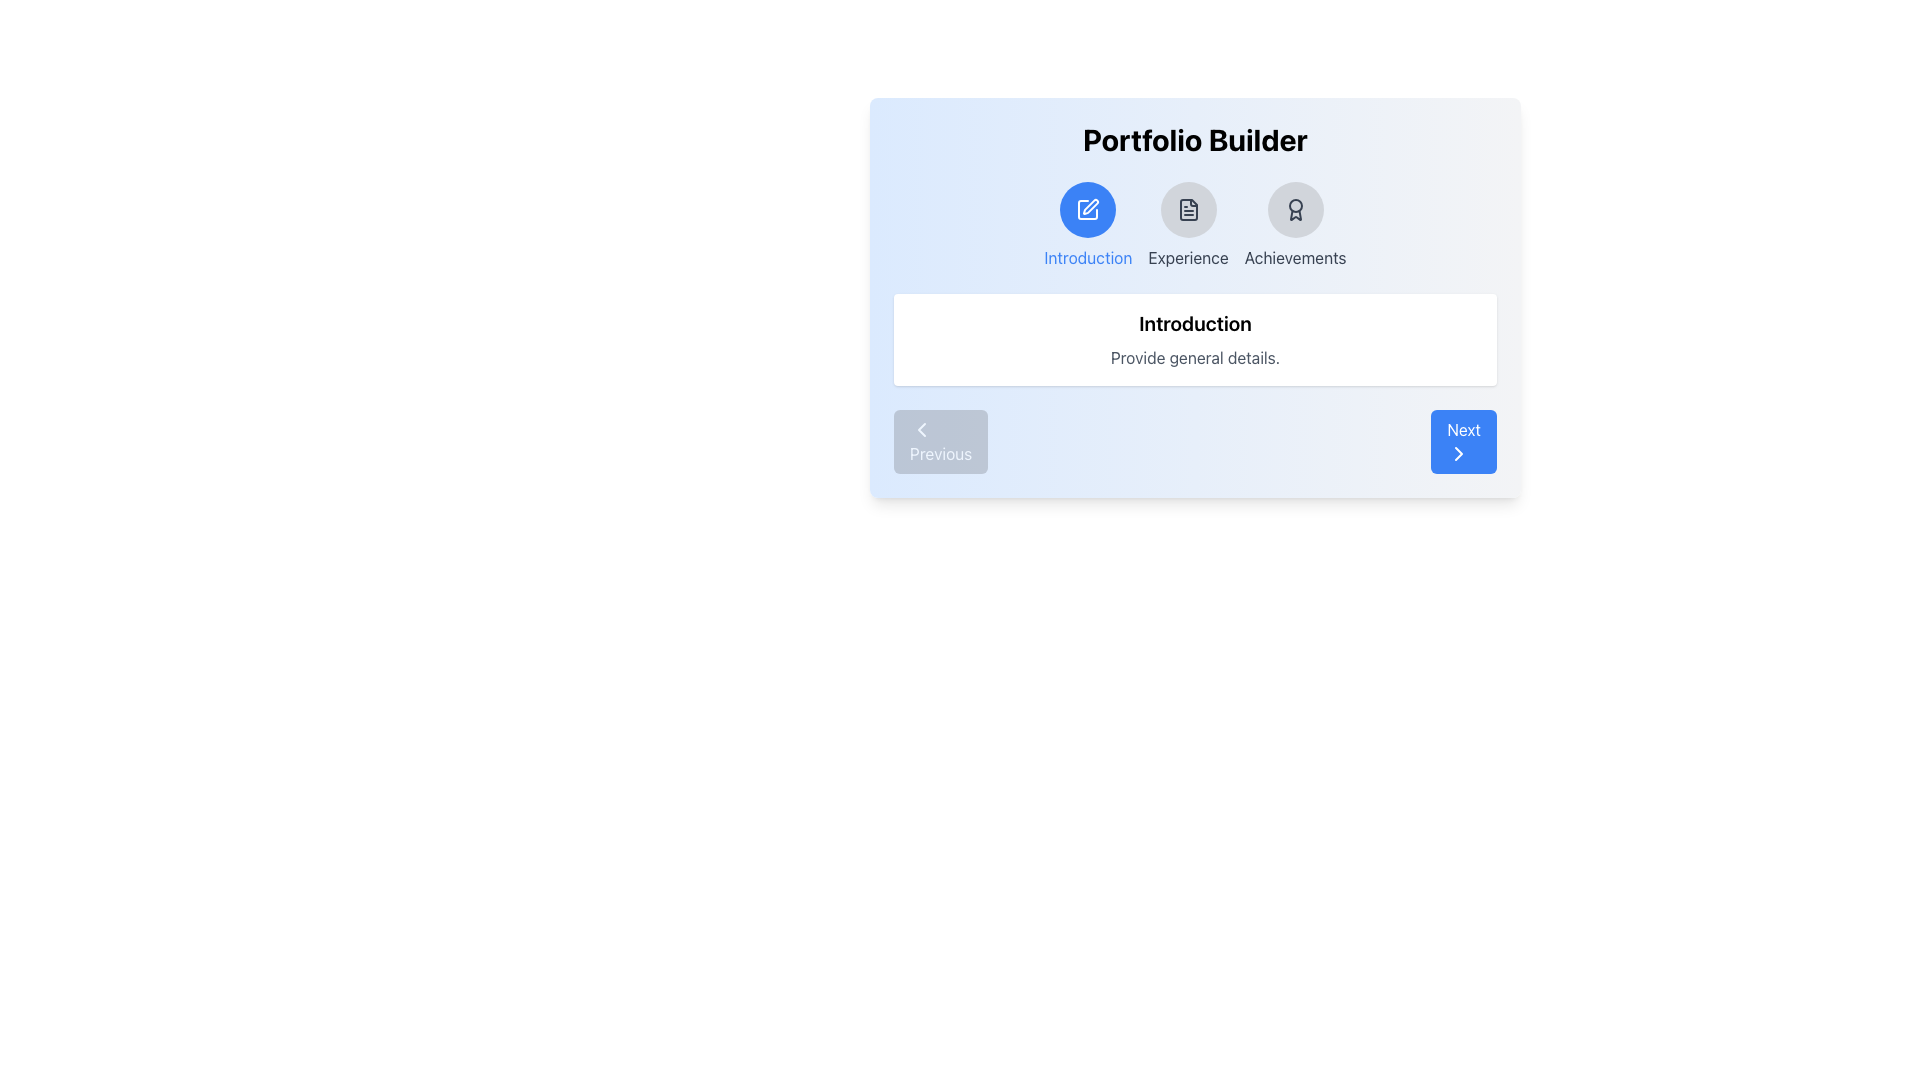  What do you see at coordinates (1459, 454) in the screenshot?
I see `the icon within the blue-colored rectangular button labeled 'Next', located at the bottom-right corner of the form interface, as part of the button's affordance` at bounding box center [1459, 454].